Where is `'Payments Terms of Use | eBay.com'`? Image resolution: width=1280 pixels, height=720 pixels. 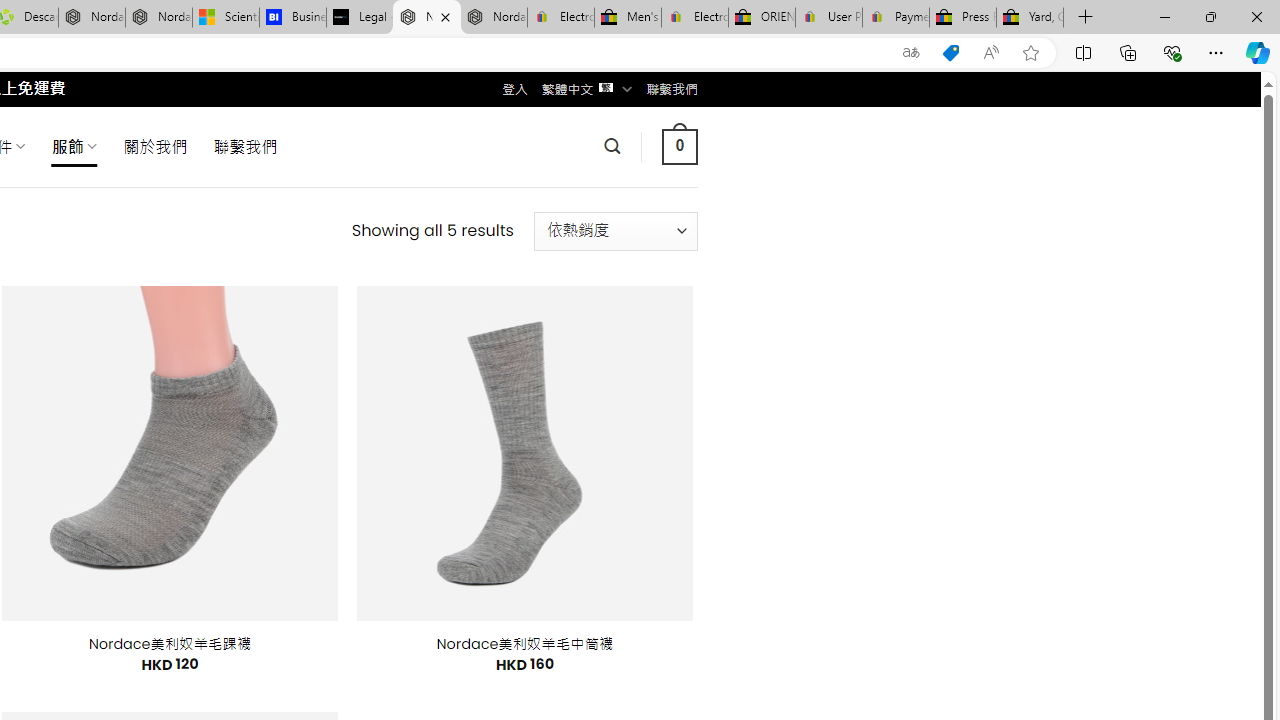 'Payments Terms of Use | eBay.com' is located at coordinates (895, 17).